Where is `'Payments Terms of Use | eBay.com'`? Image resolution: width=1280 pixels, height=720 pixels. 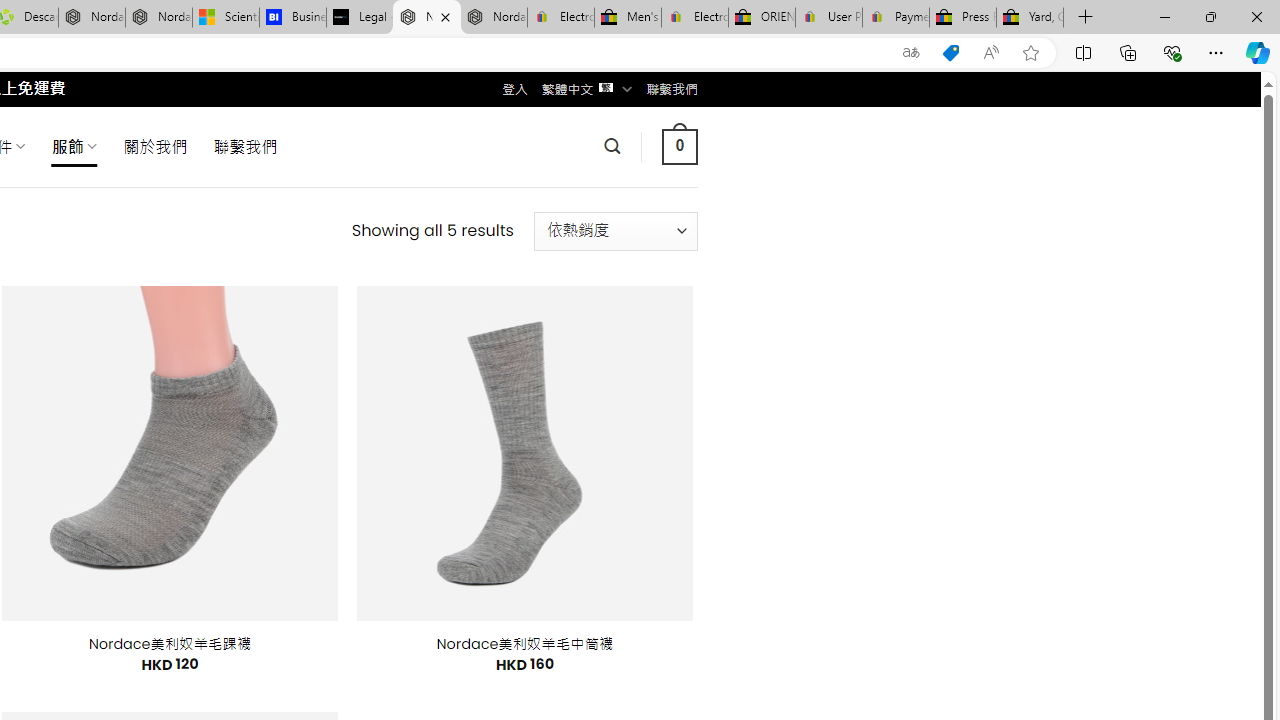 'Payments Terms of Use | eBay.com' is located at coordinates (895, 17).